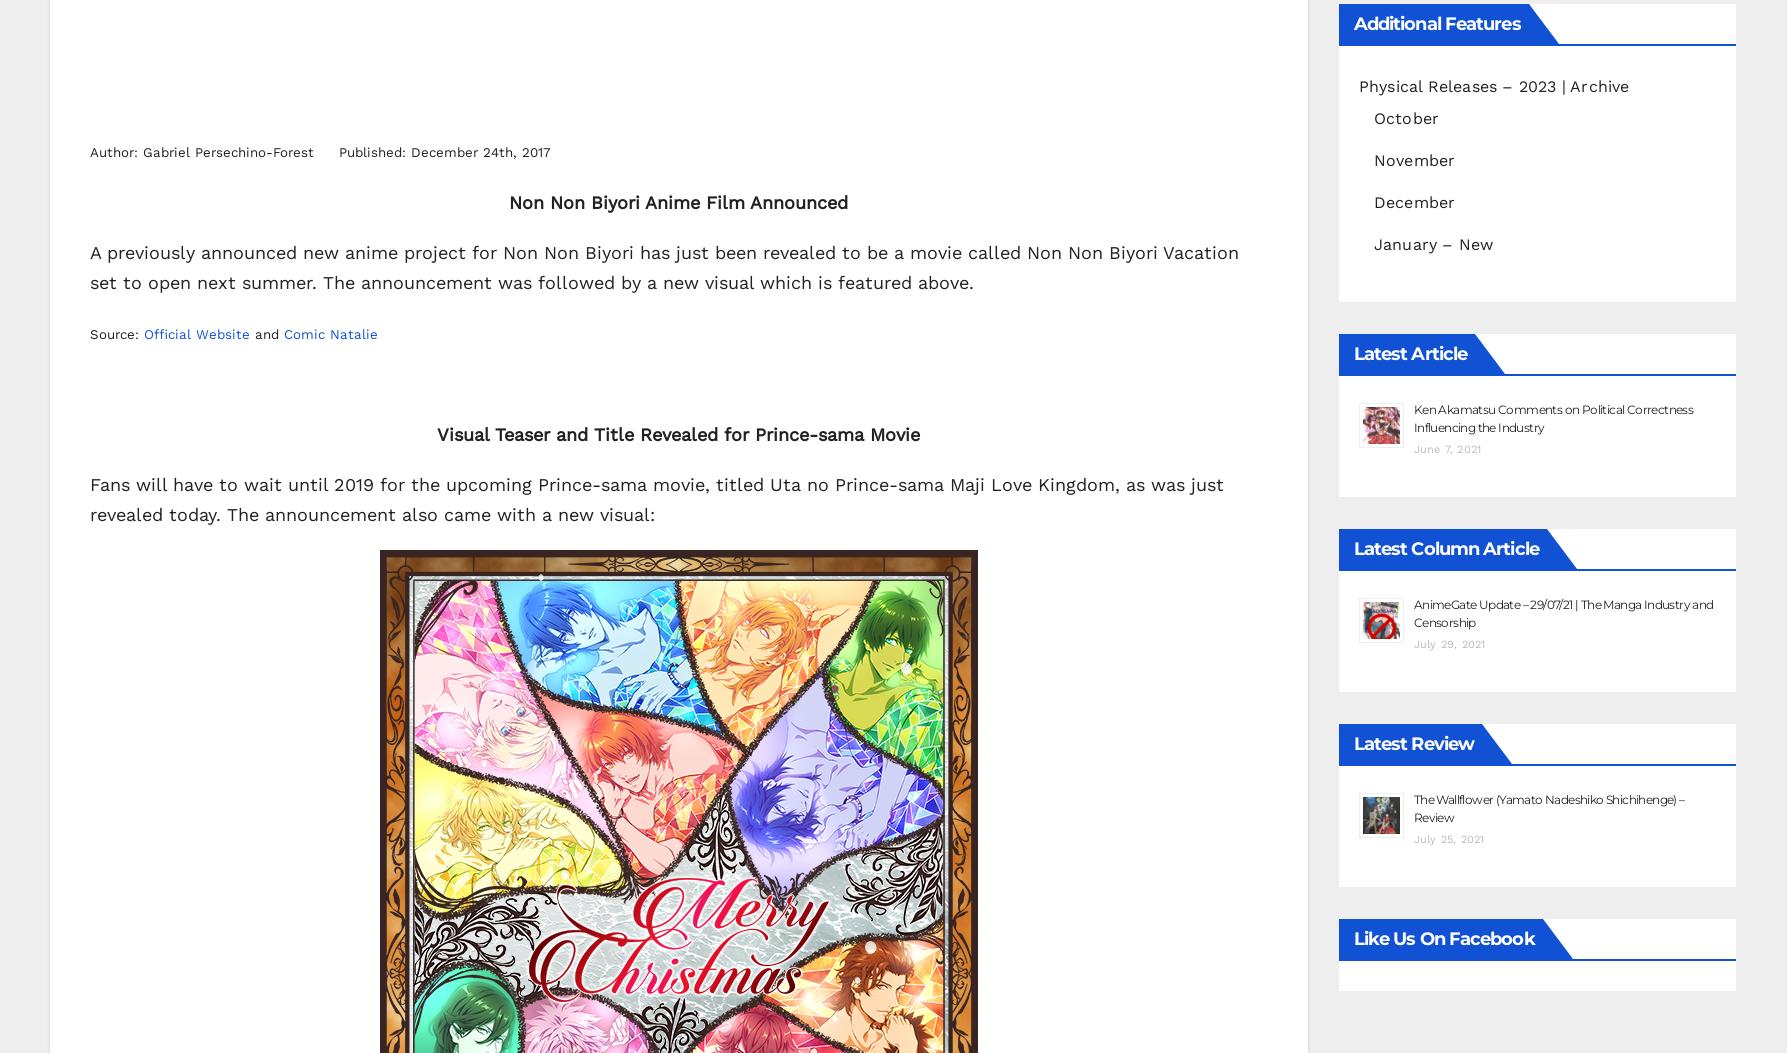  What do you see at coordinates (1408, 351) in the screenshot?
I see `'Latest Article'` at bounding box center [1408, 351].